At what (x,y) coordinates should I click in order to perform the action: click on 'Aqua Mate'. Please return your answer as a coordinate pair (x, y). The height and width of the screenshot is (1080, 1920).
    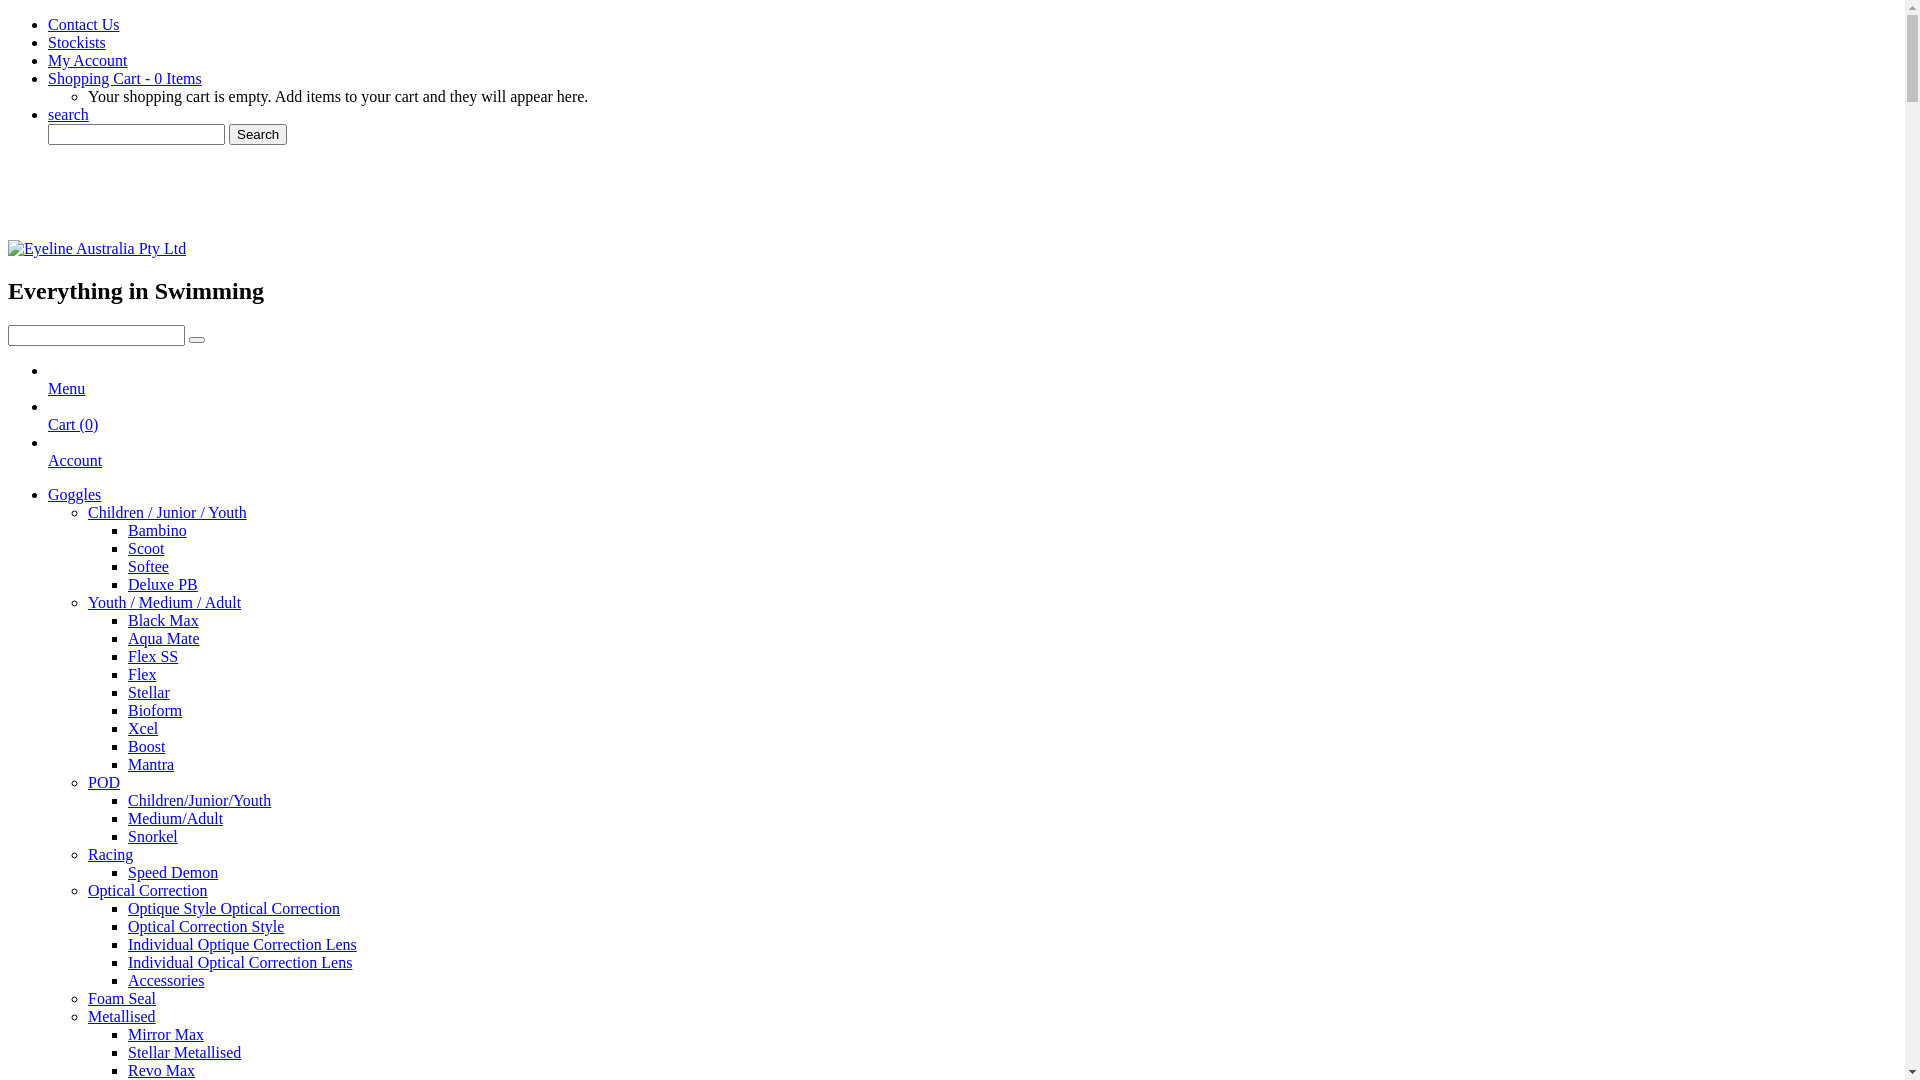
    Looking at the image, I should click on (163, 638).